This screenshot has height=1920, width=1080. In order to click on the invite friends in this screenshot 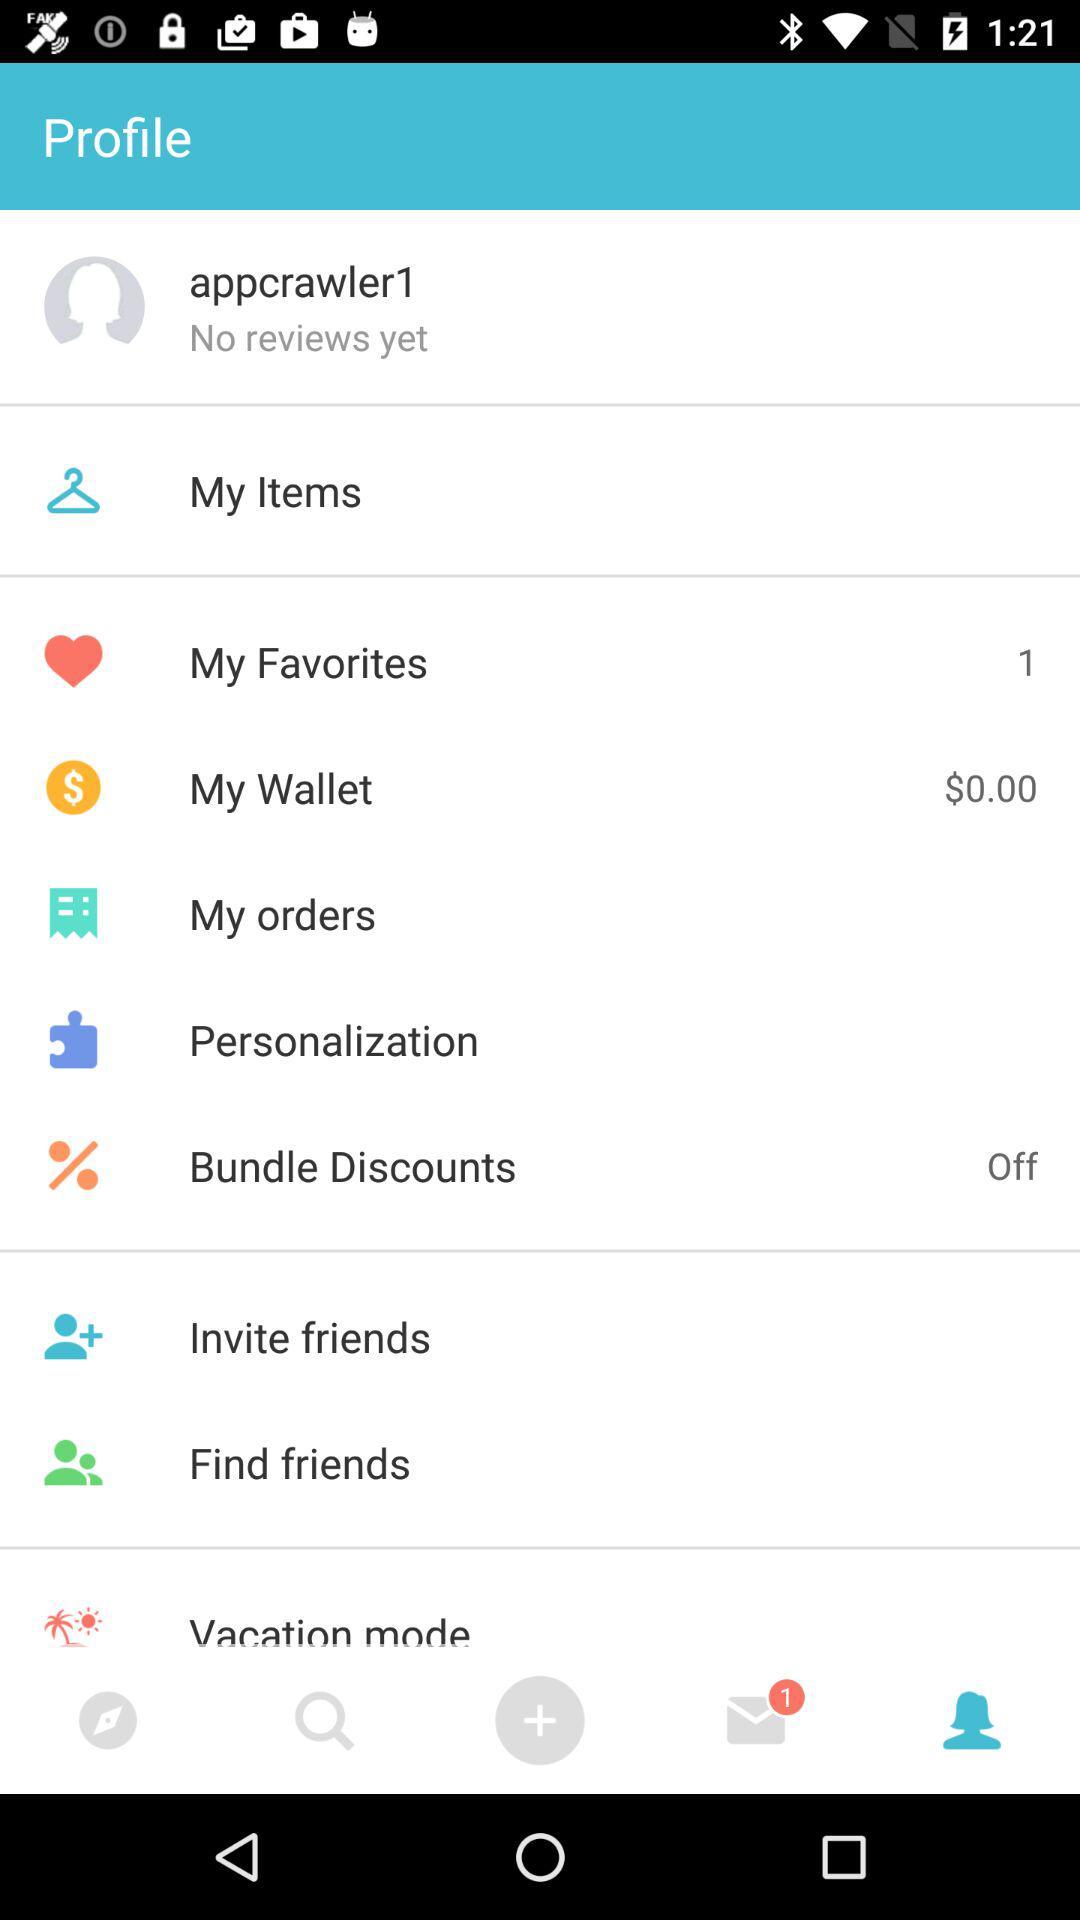, I will do `click(540, 1336)`.